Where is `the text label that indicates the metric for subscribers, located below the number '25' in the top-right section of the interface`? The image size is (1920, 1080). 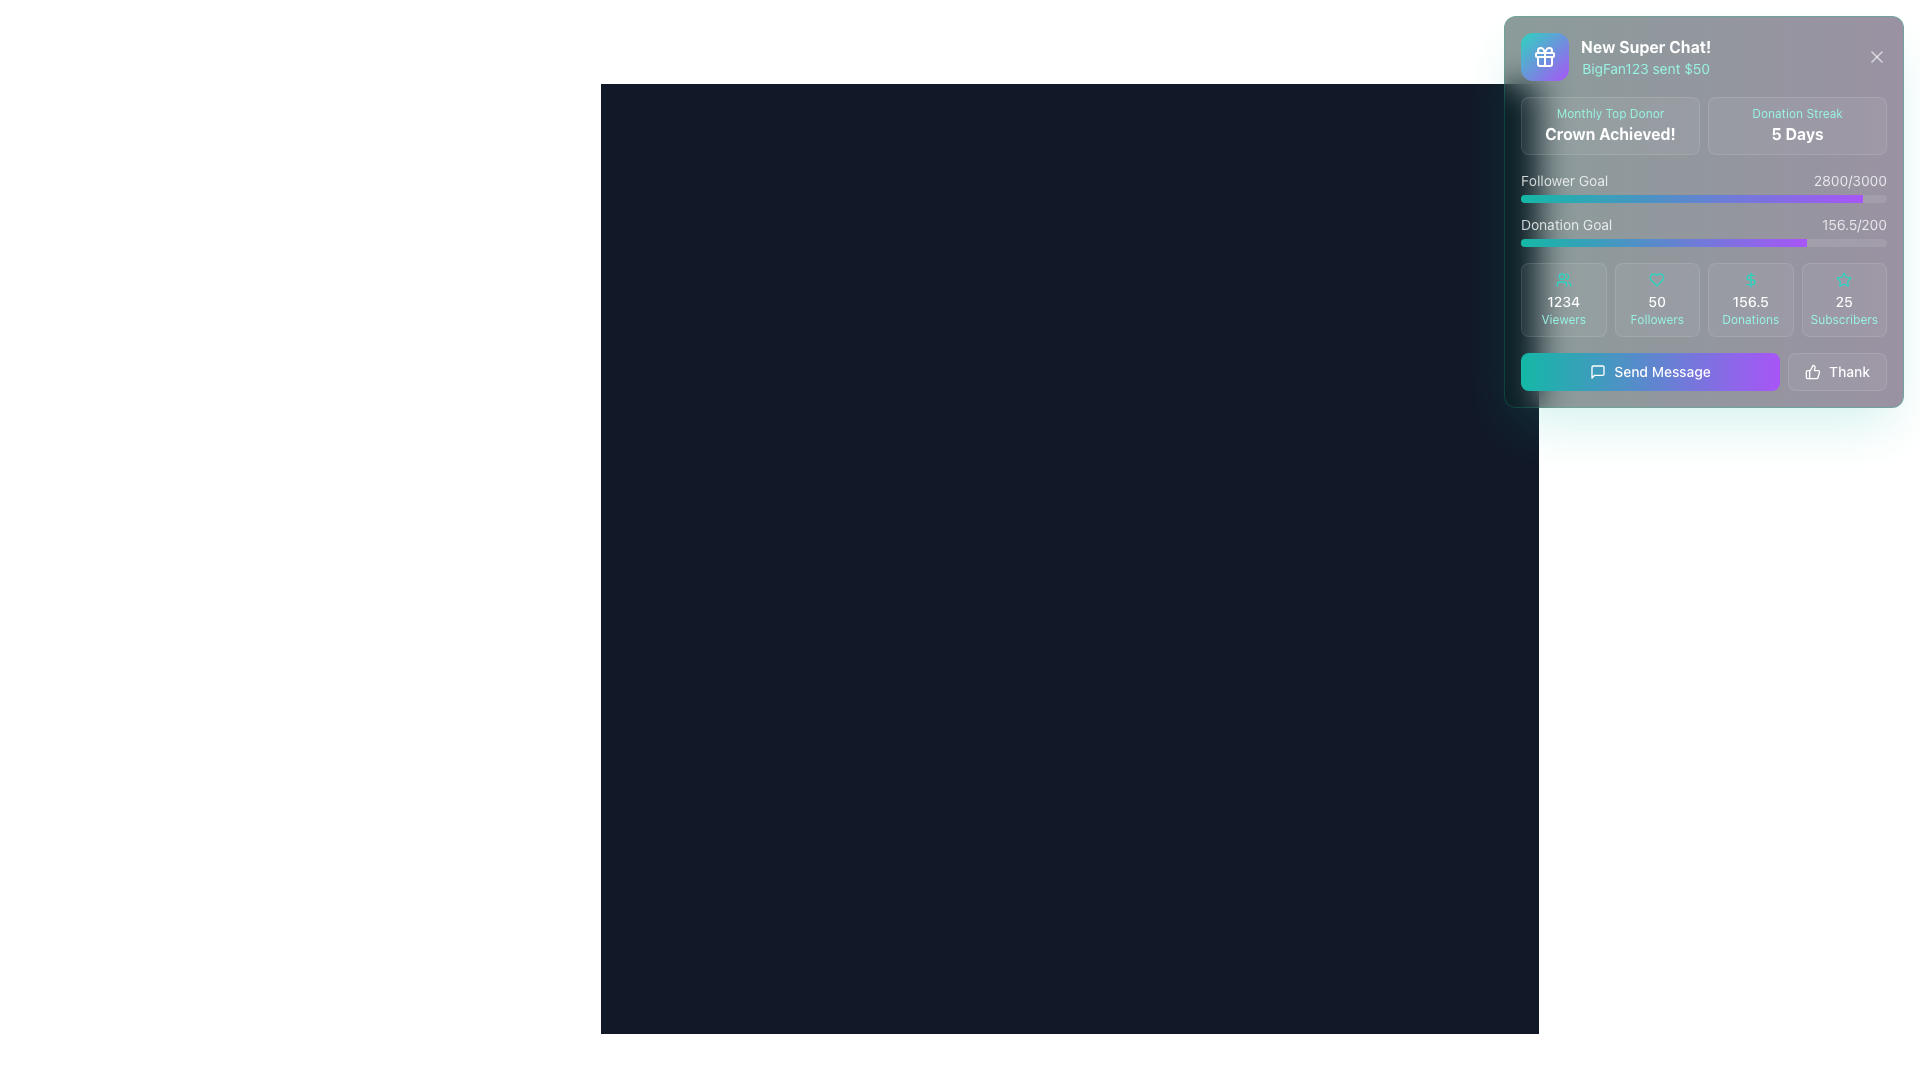
the text label that indicates the metric for subscribers, located below the number '25' in the top-right section of the interface is located at coordinates (1843, 319).